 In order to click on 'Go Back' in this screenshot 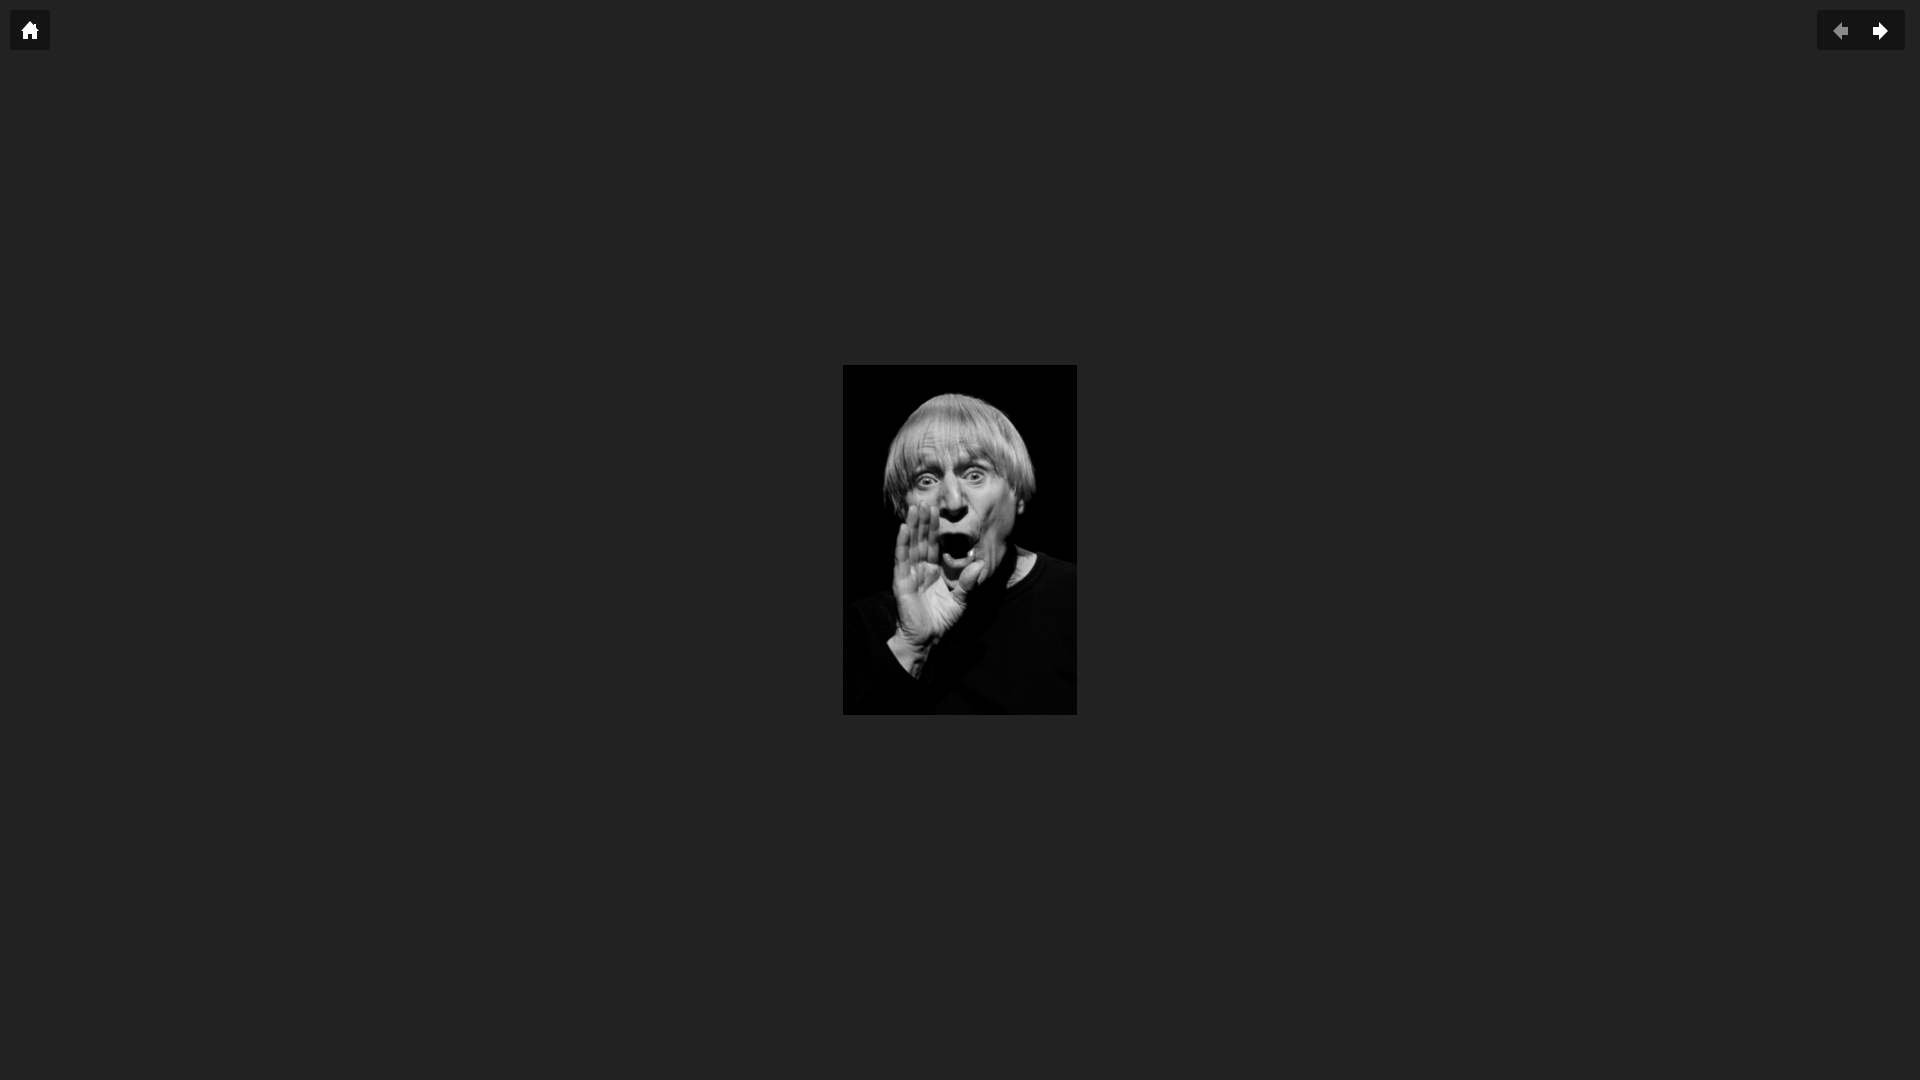, I will do `click(29, 30)`.